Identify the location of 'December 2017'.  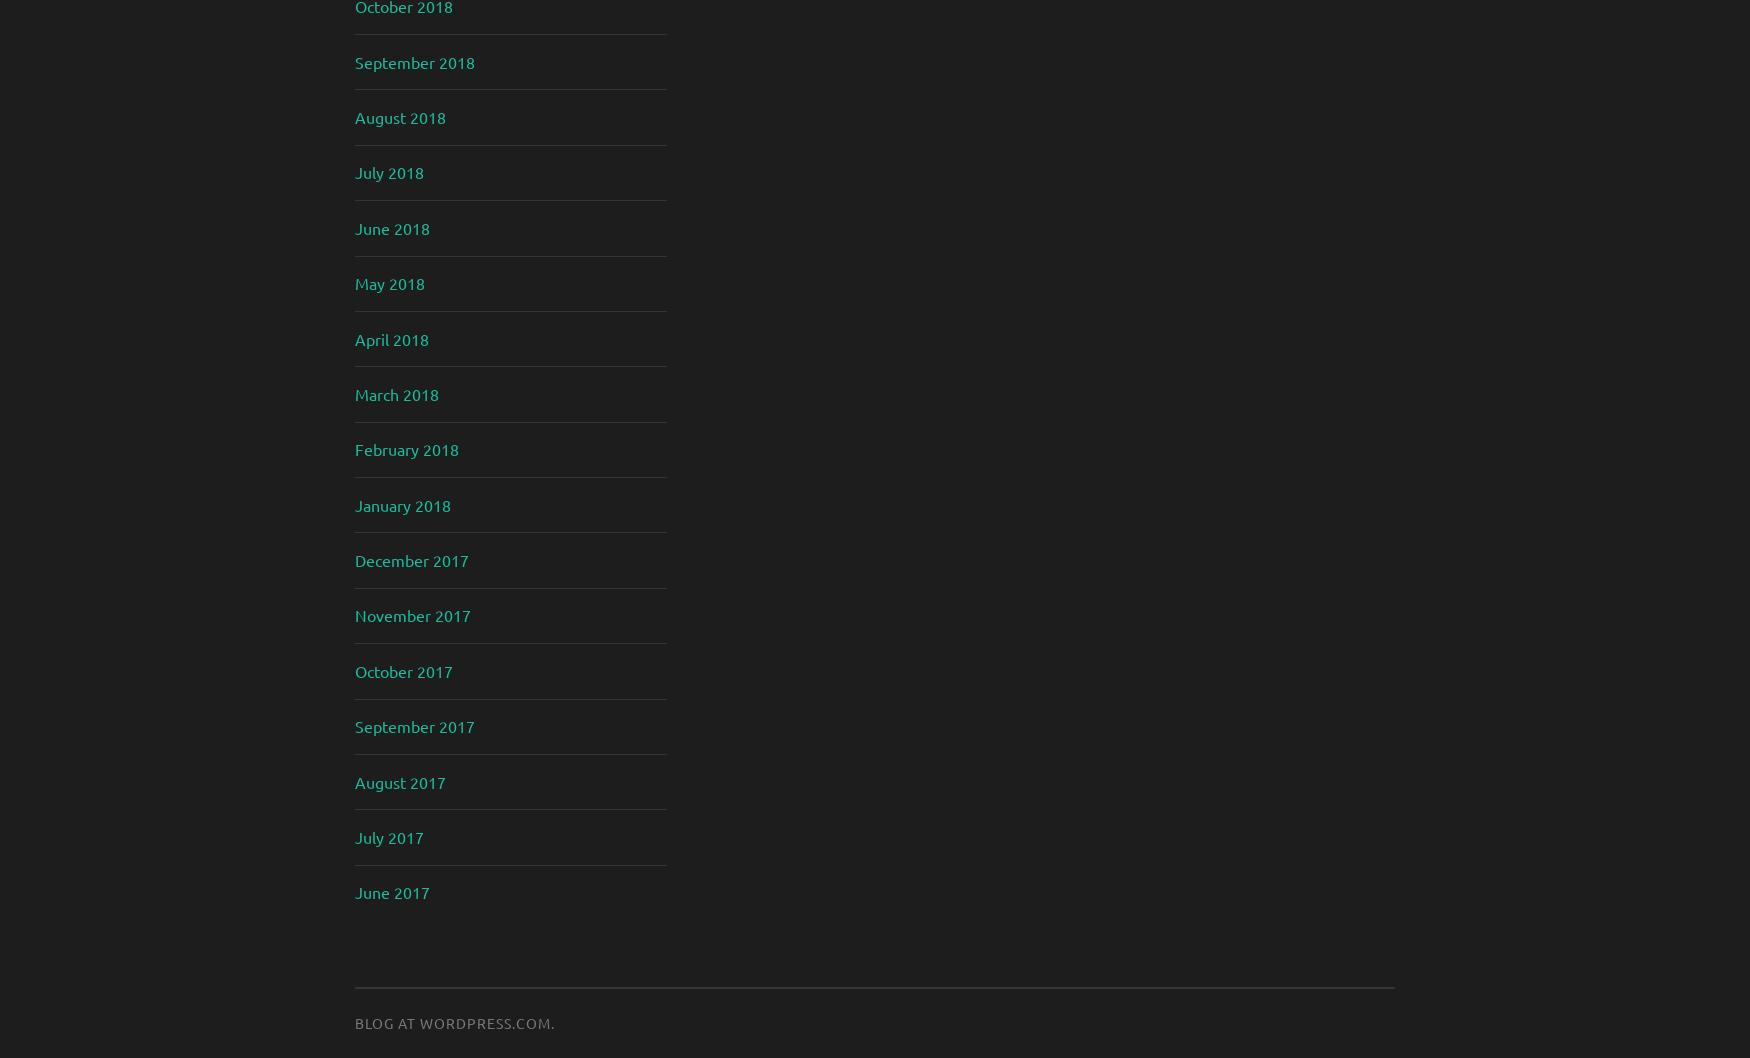
(410, 559).